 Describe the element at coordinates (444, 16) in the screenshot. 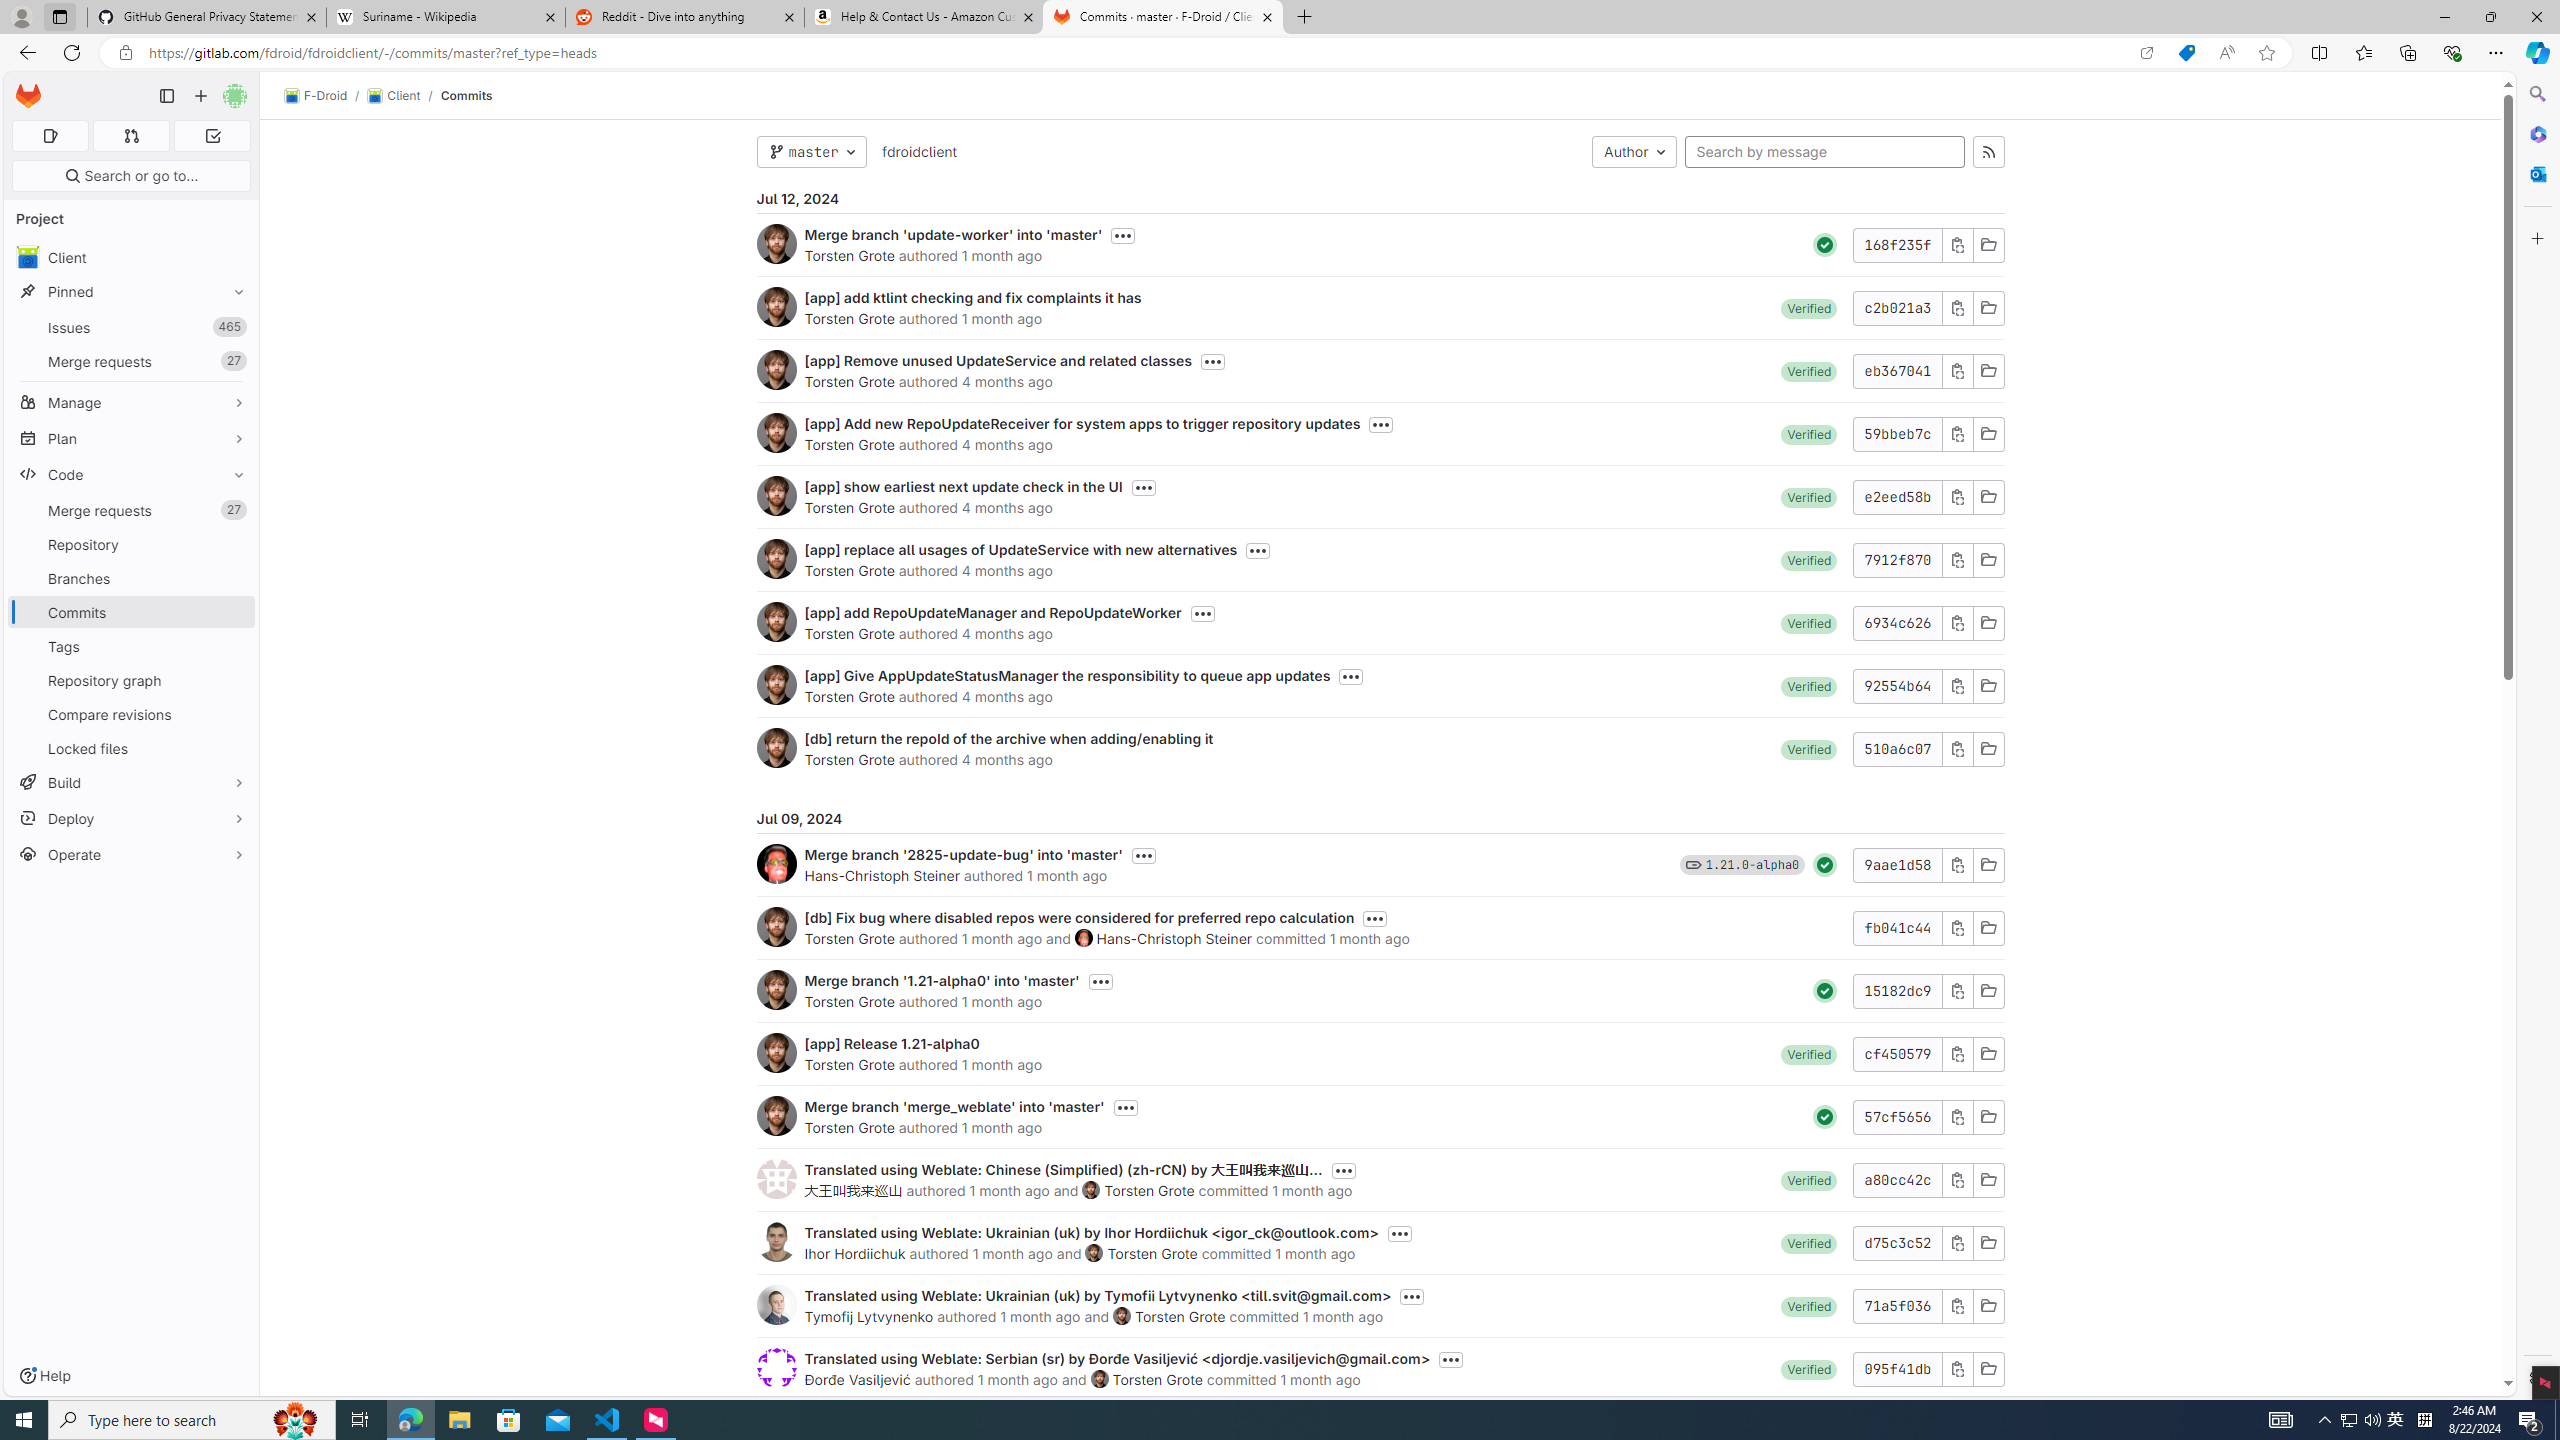

I see `'Suriname - Wikipedia'` at that location.